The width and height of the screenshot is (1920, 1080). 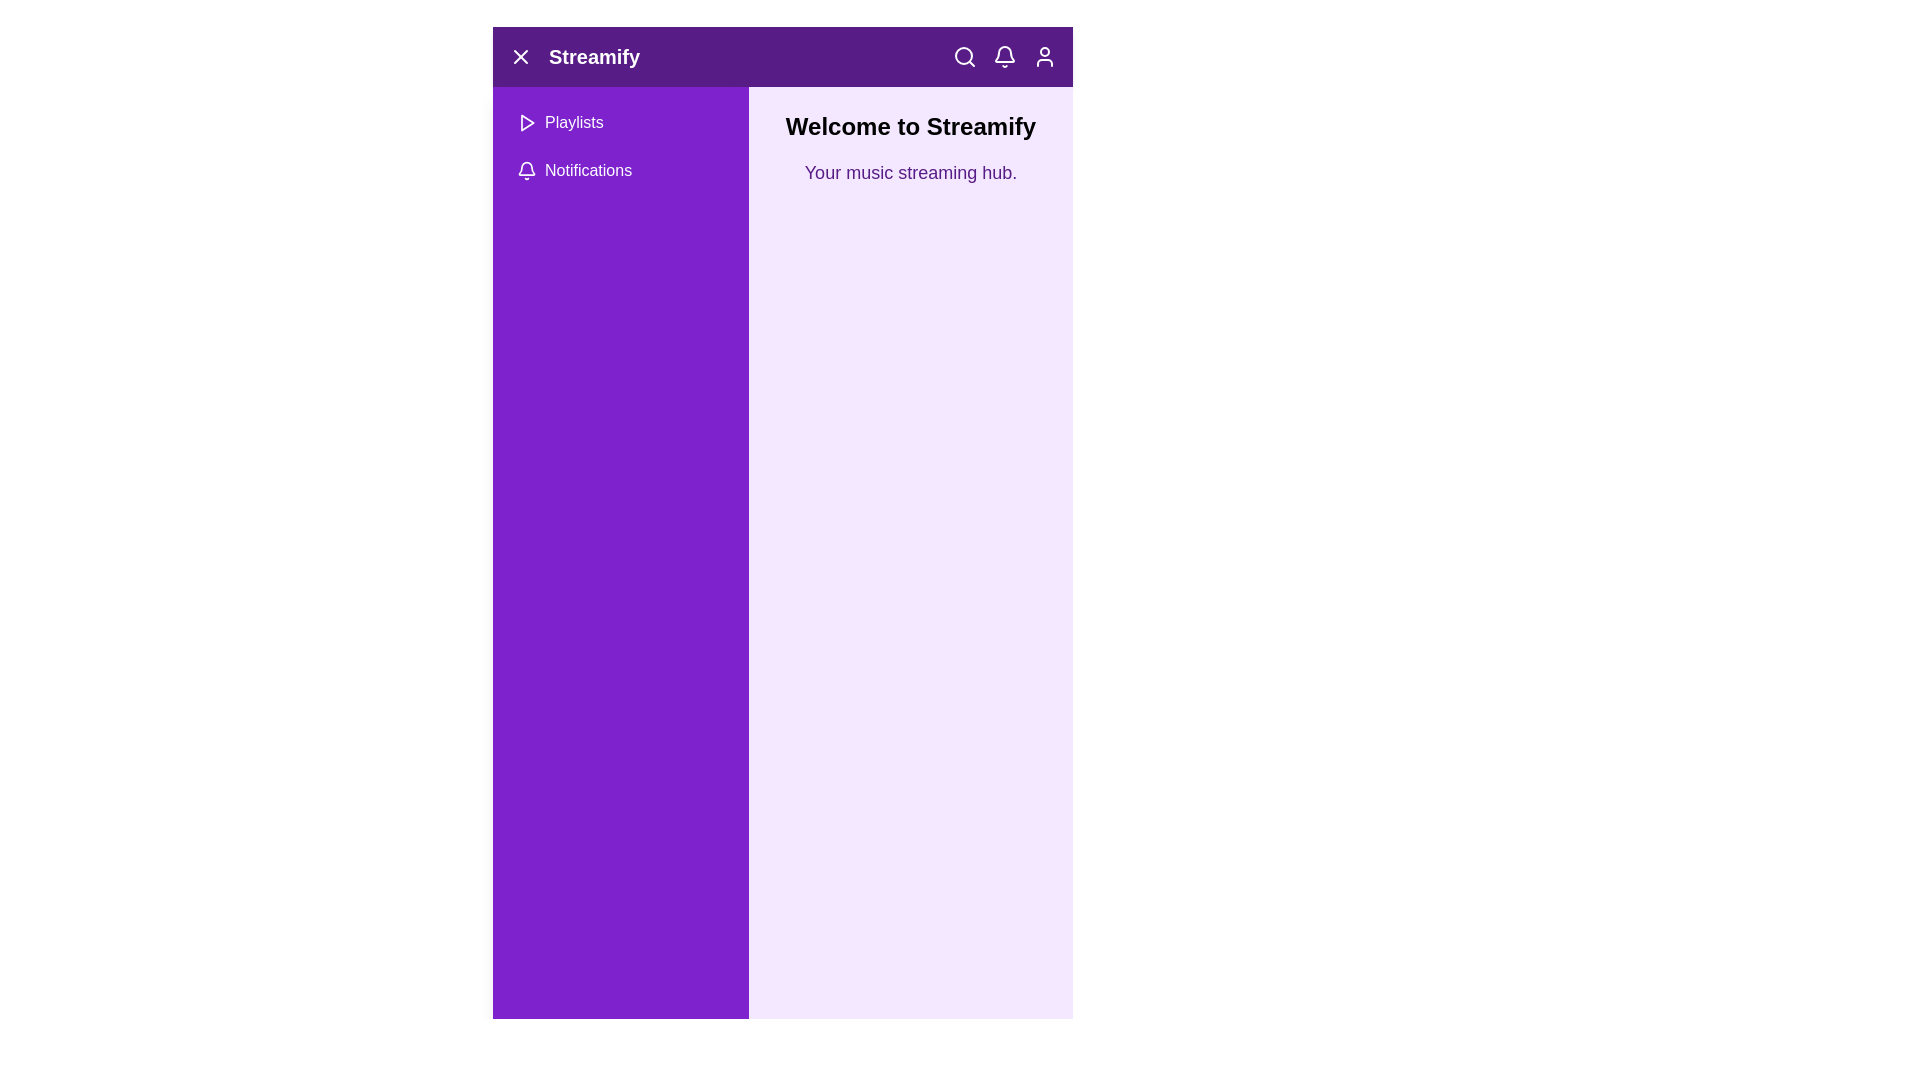 What do you see at coordinates (587, 169) in the screenshot?
I see `the Notifications text label in the collapsible side menu, which is the second menu item following Playlists` at bounding box center [587, 169].